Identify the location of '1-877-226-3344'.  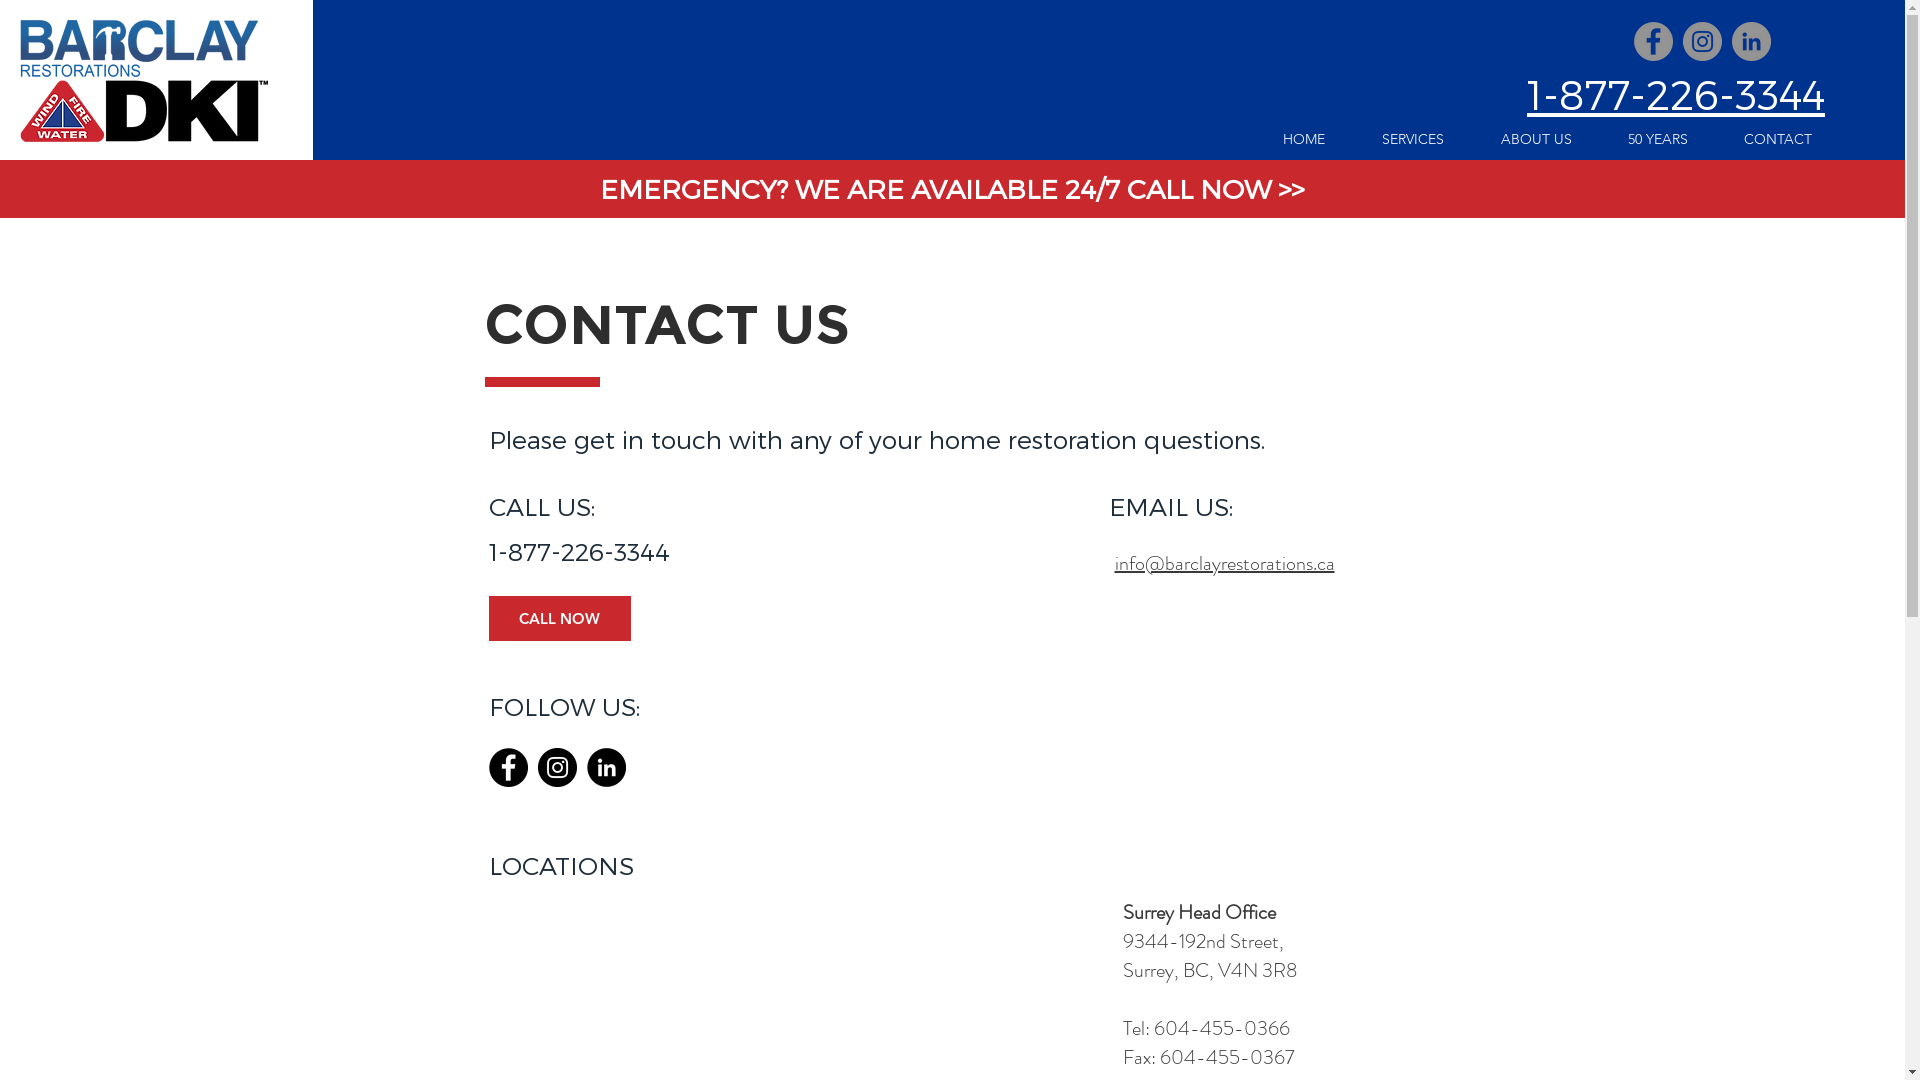
(1675, 93).